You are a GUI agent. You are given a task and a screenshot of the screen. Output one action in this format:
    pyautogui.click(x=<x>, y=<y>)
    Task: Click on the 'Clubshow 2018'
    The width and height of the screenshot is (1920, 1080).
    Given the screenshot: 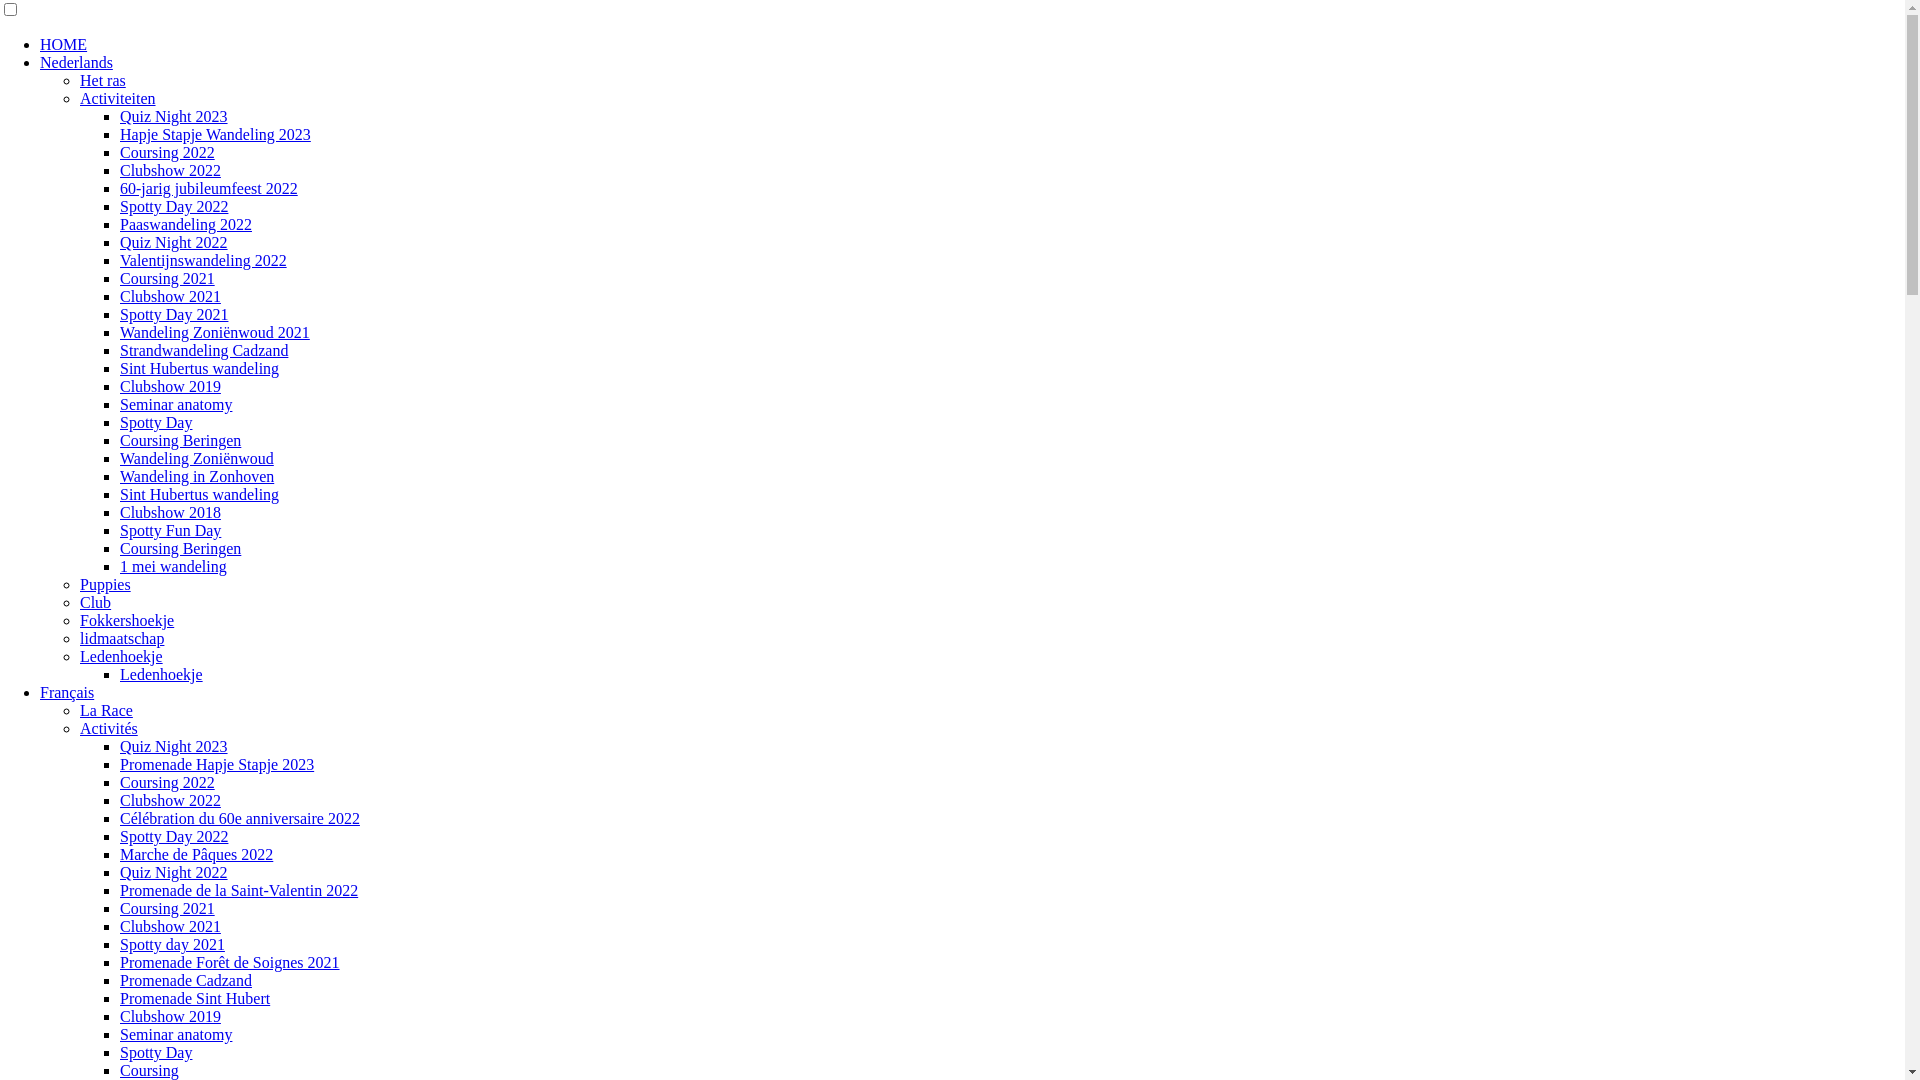 What is the action you would take?
    pyautogui.click(x=119, y=511)
    